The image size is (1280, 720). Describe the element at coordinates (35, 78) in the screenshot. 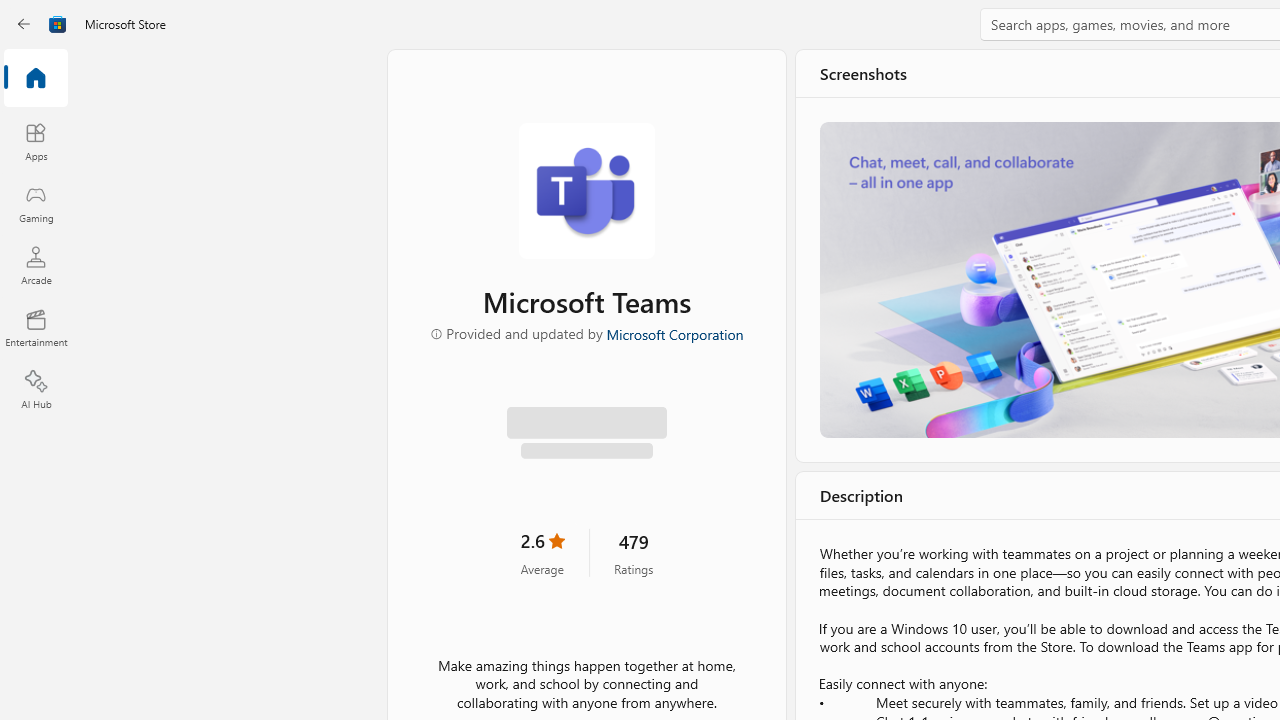

I see `'Home'` at that location.